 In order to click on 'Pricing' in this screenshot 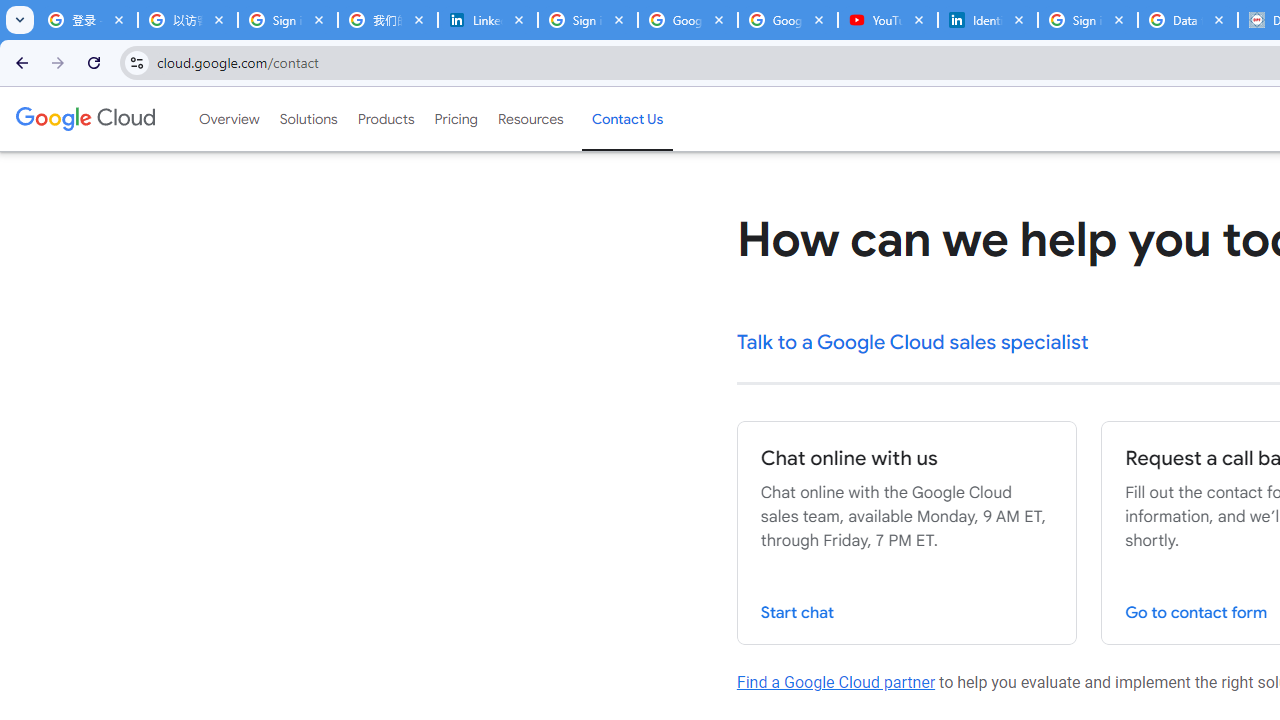, I will do `click(454, 119)`.